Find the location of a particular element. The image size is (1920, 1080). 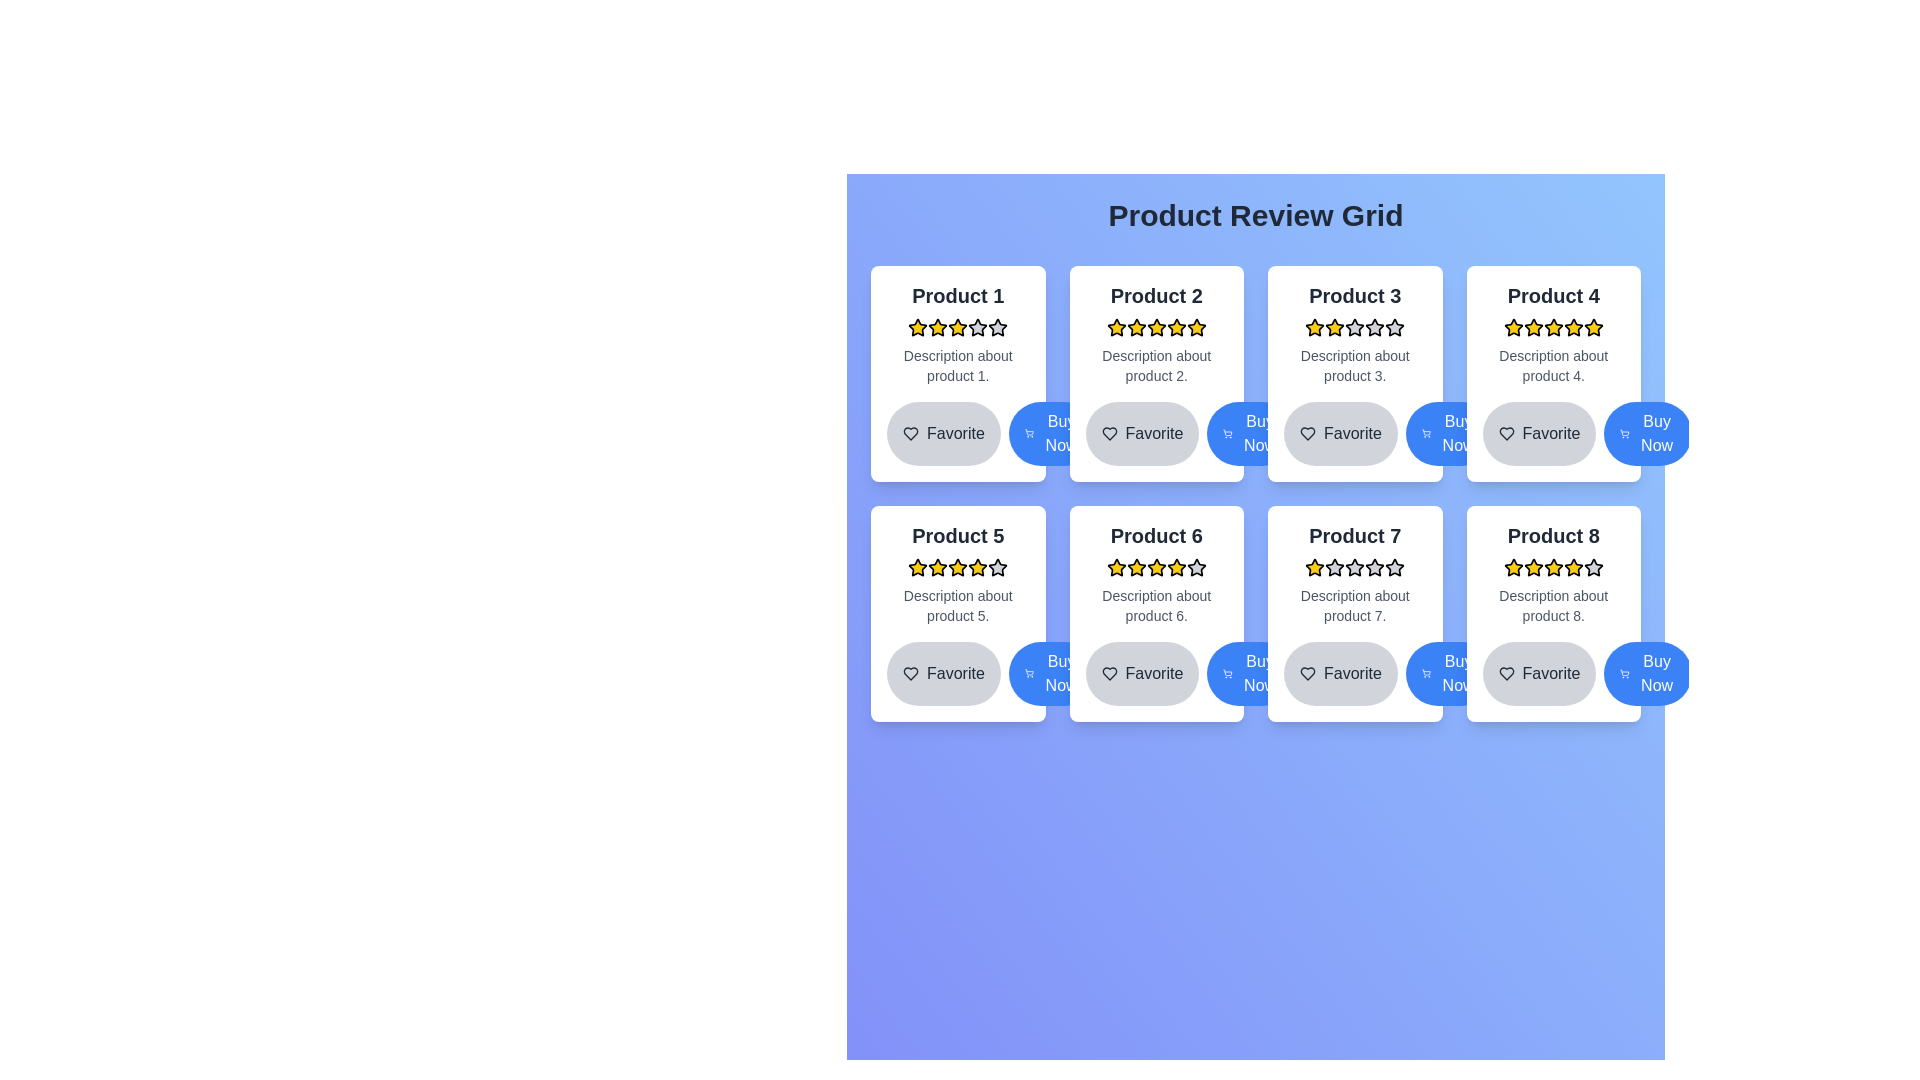

the fourth star in the 5-star rating system for the associated product in the 'Product 7' card to change the rating is located at coordinates (1355, 567).